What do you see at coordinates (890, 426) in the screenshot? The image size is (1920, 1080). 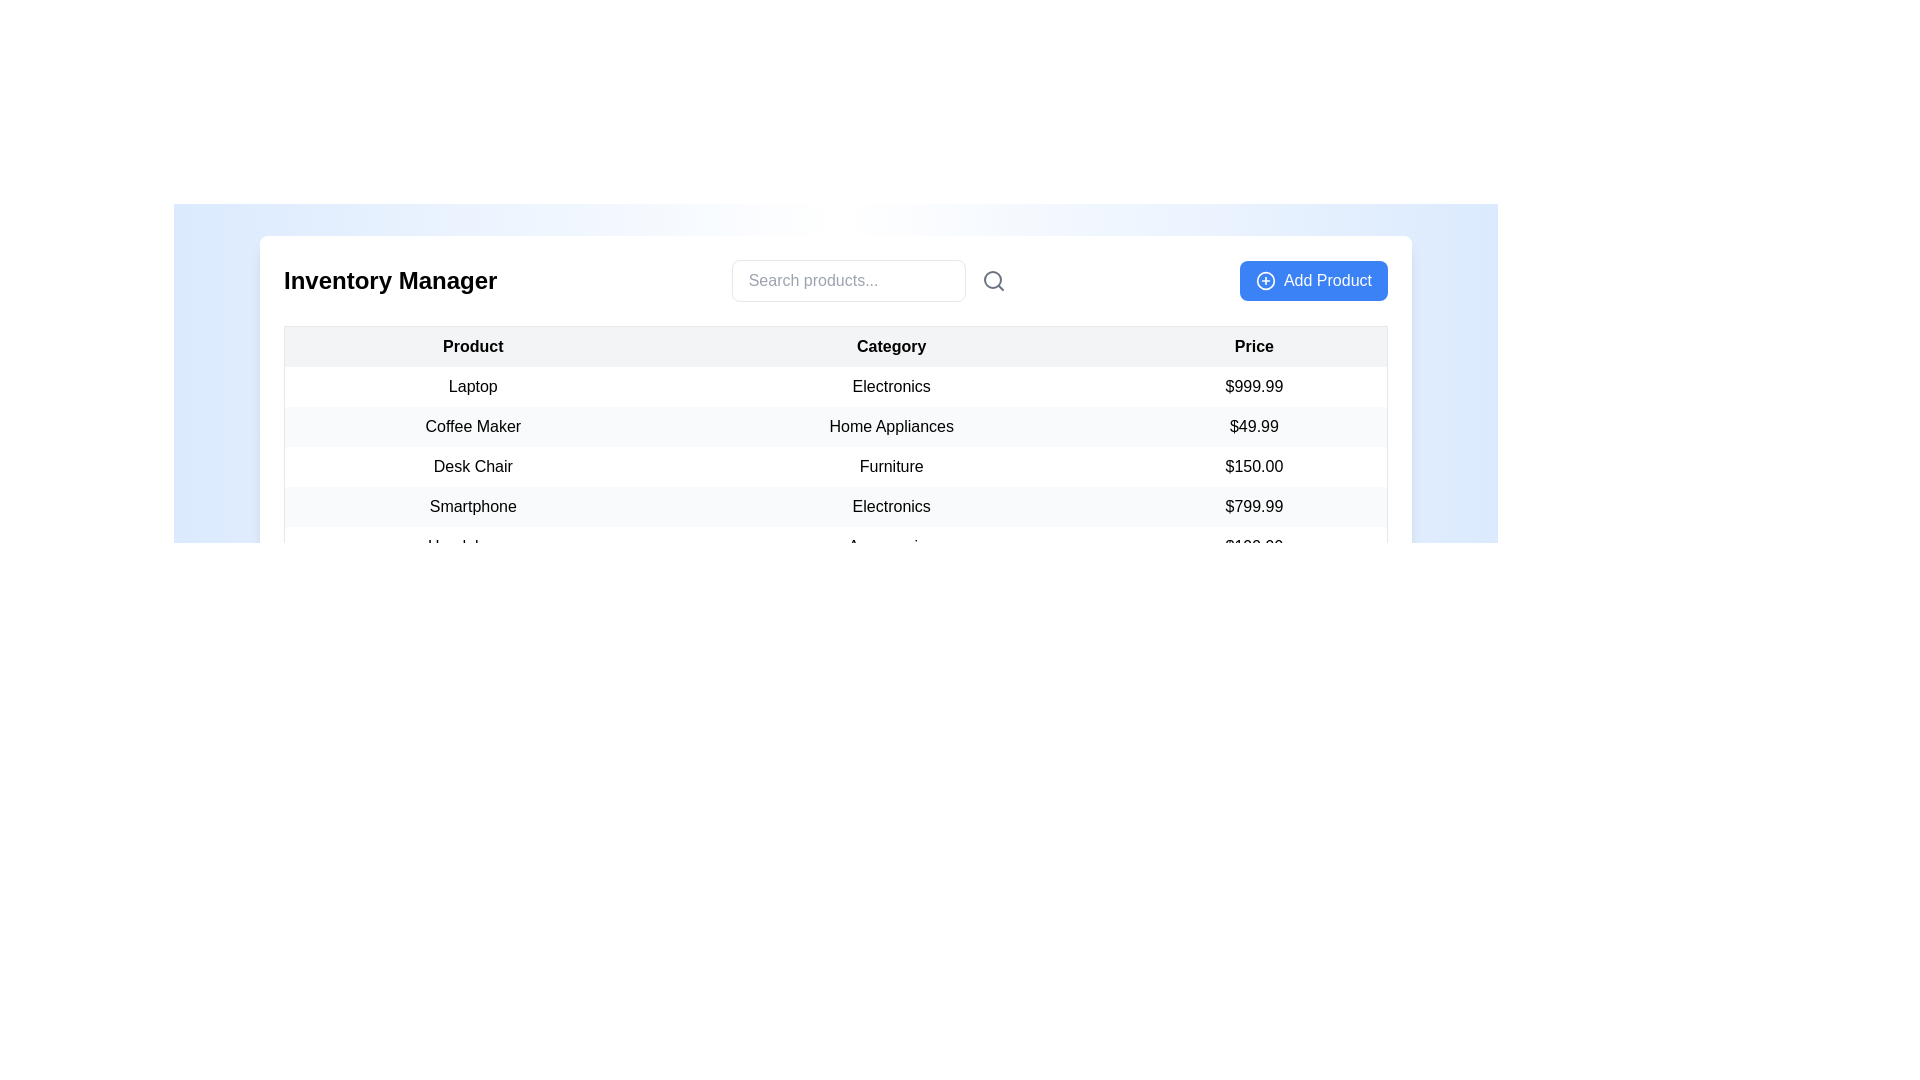 I see `the Text Label displaying the category information for the product in the second row of the inventory management table under the 'Category' column, located between 'Coffee Maker' and '$49.99'` at bounding box center [890, 426].